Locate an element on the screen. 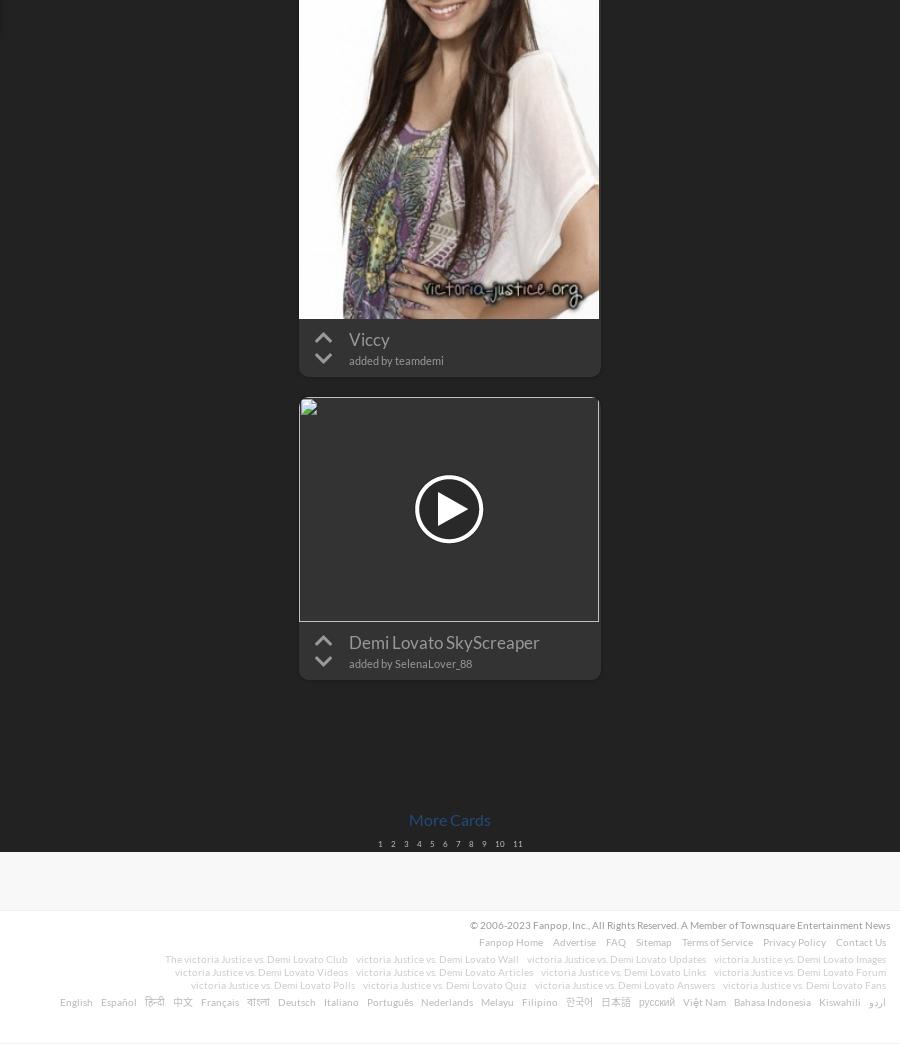 The height and width of the screenshot is (1044, 900). 'victoria Justice vs. Demi Lovato Images' is located at coordinates (800, 958).